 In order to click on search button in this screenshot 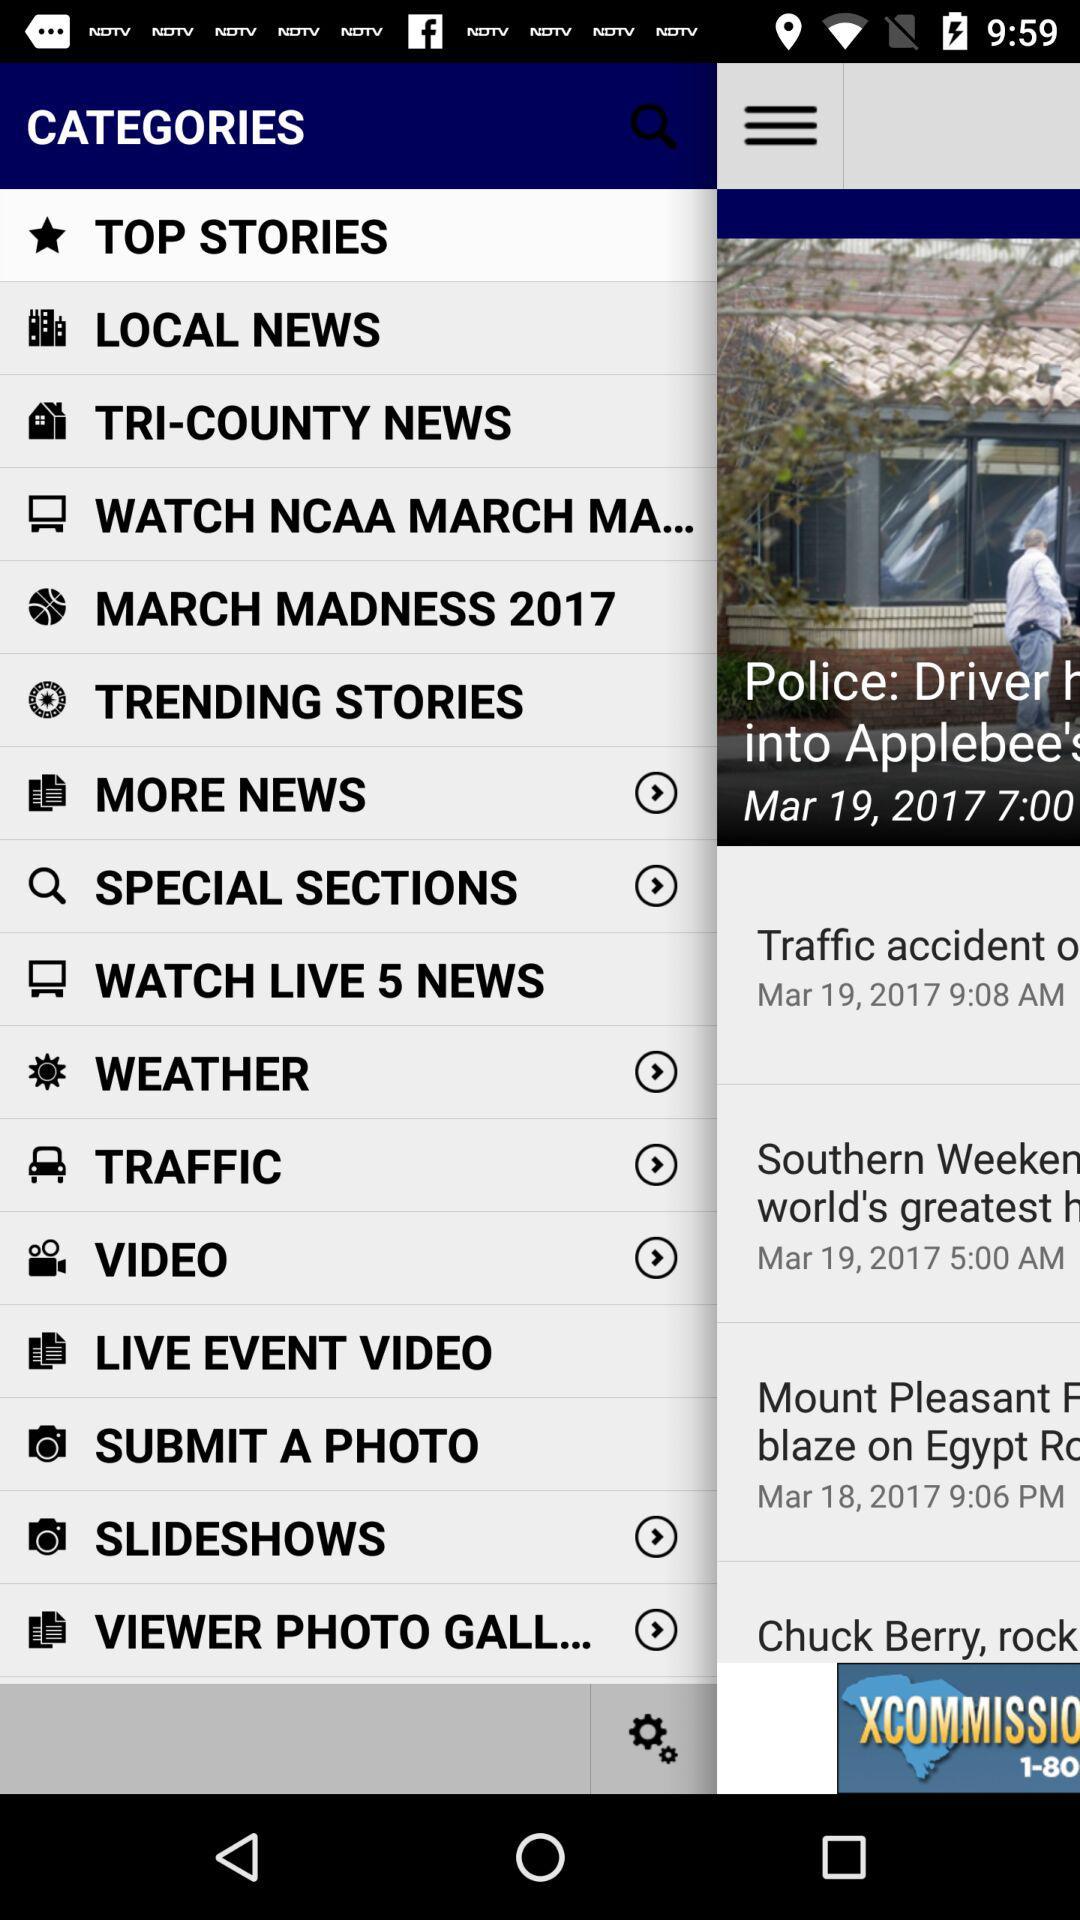, I will do `click(654, 124)`.